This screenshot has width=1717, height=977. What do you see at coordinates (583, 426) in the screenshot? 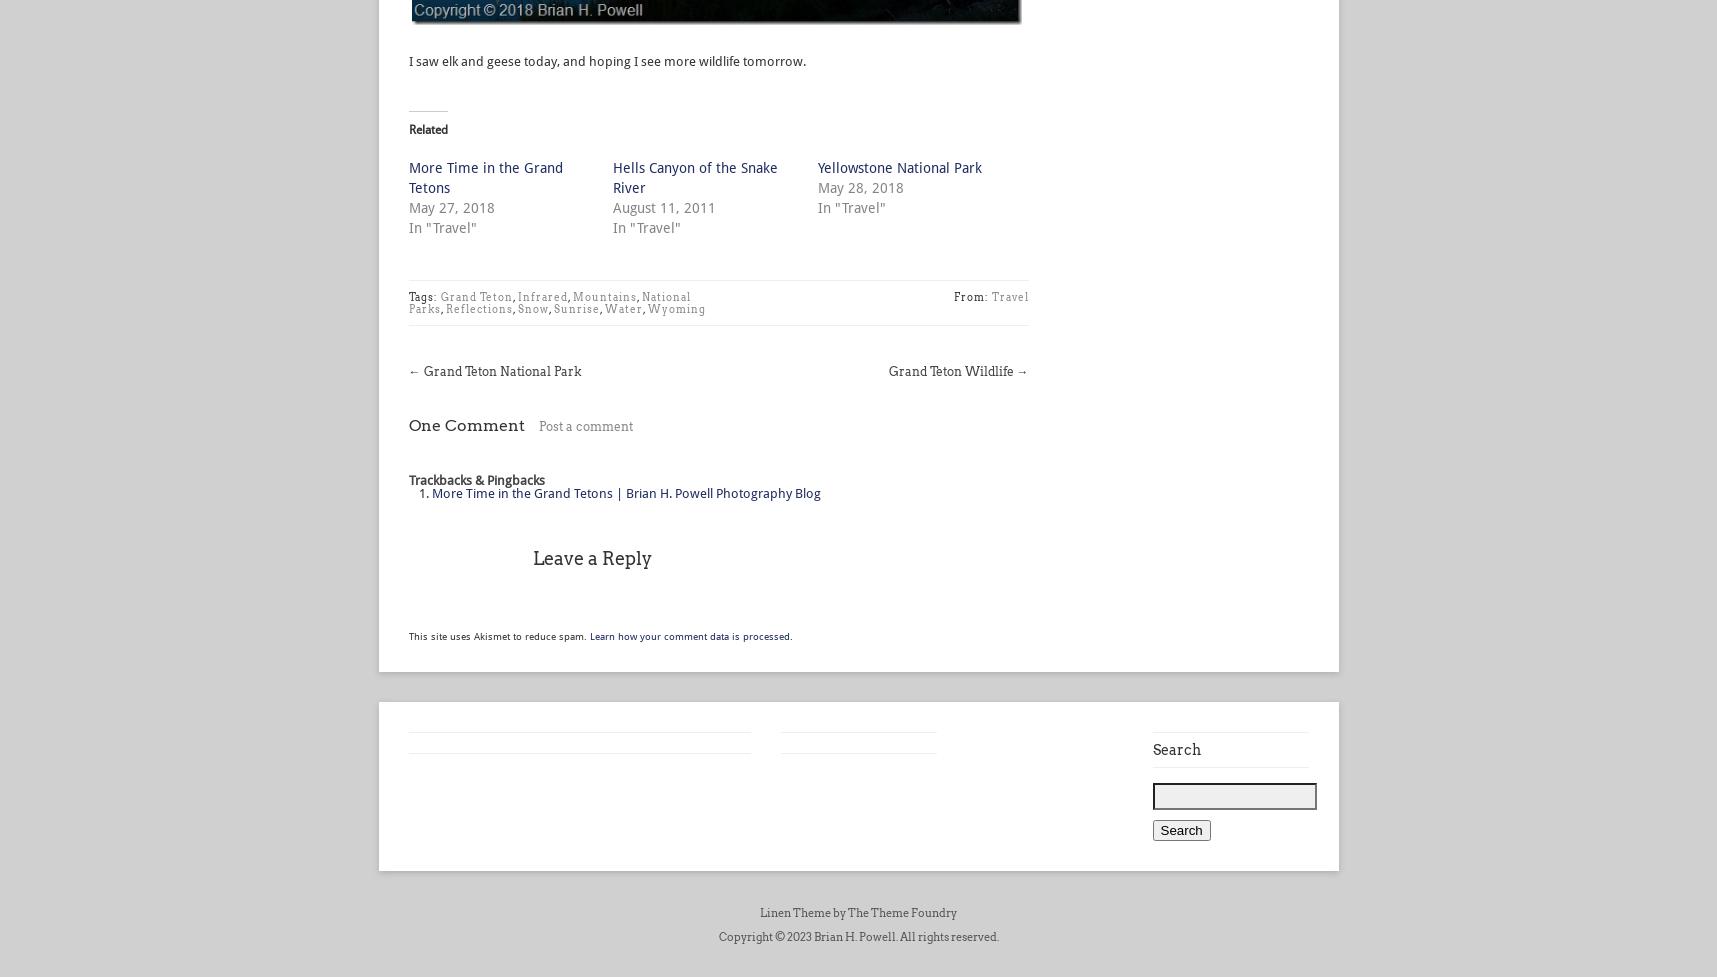
I see `'Post a comment'` at bounding box center [583, 426].